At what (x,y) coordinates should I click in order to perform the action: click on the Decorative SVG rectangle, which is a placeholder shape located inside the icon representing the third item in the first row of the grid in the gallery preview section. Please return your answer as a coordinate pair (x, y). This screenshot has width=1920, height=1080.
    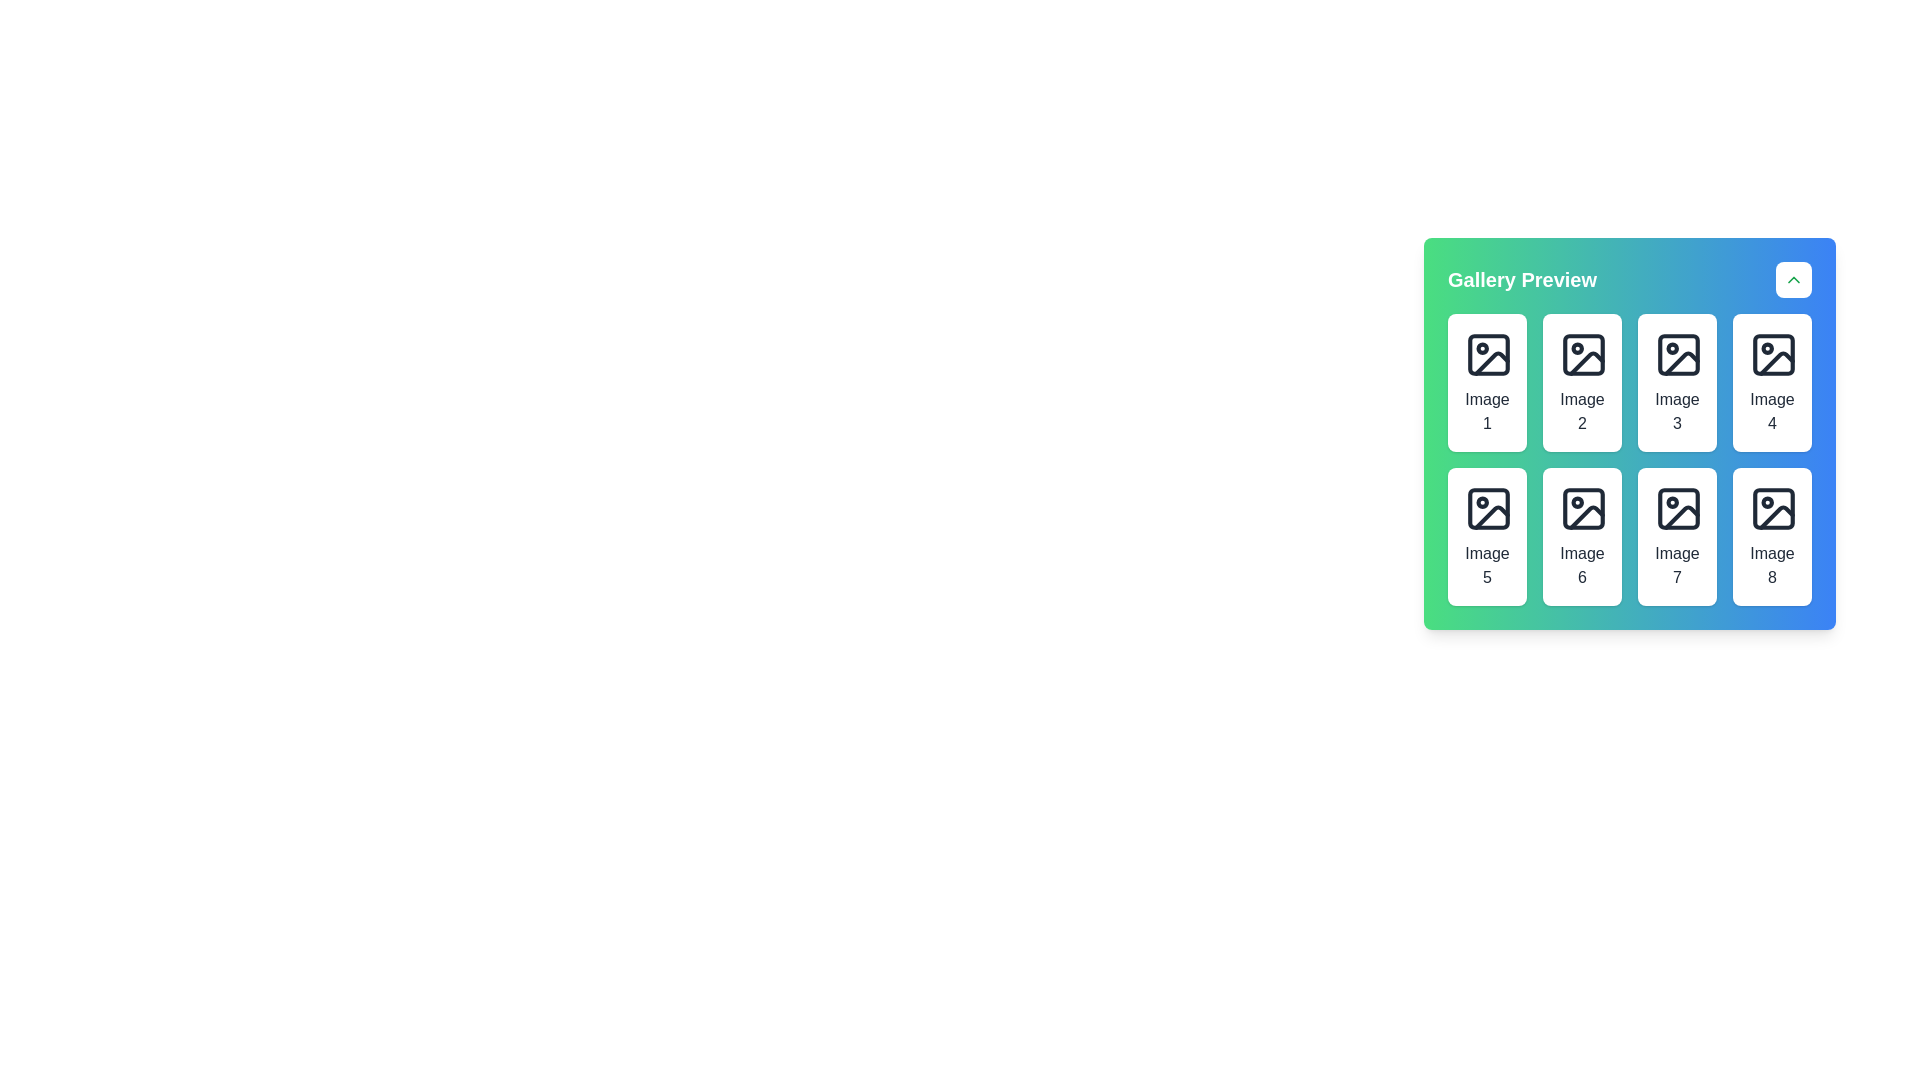
    Looking at the image, I should click on (1679, 353).